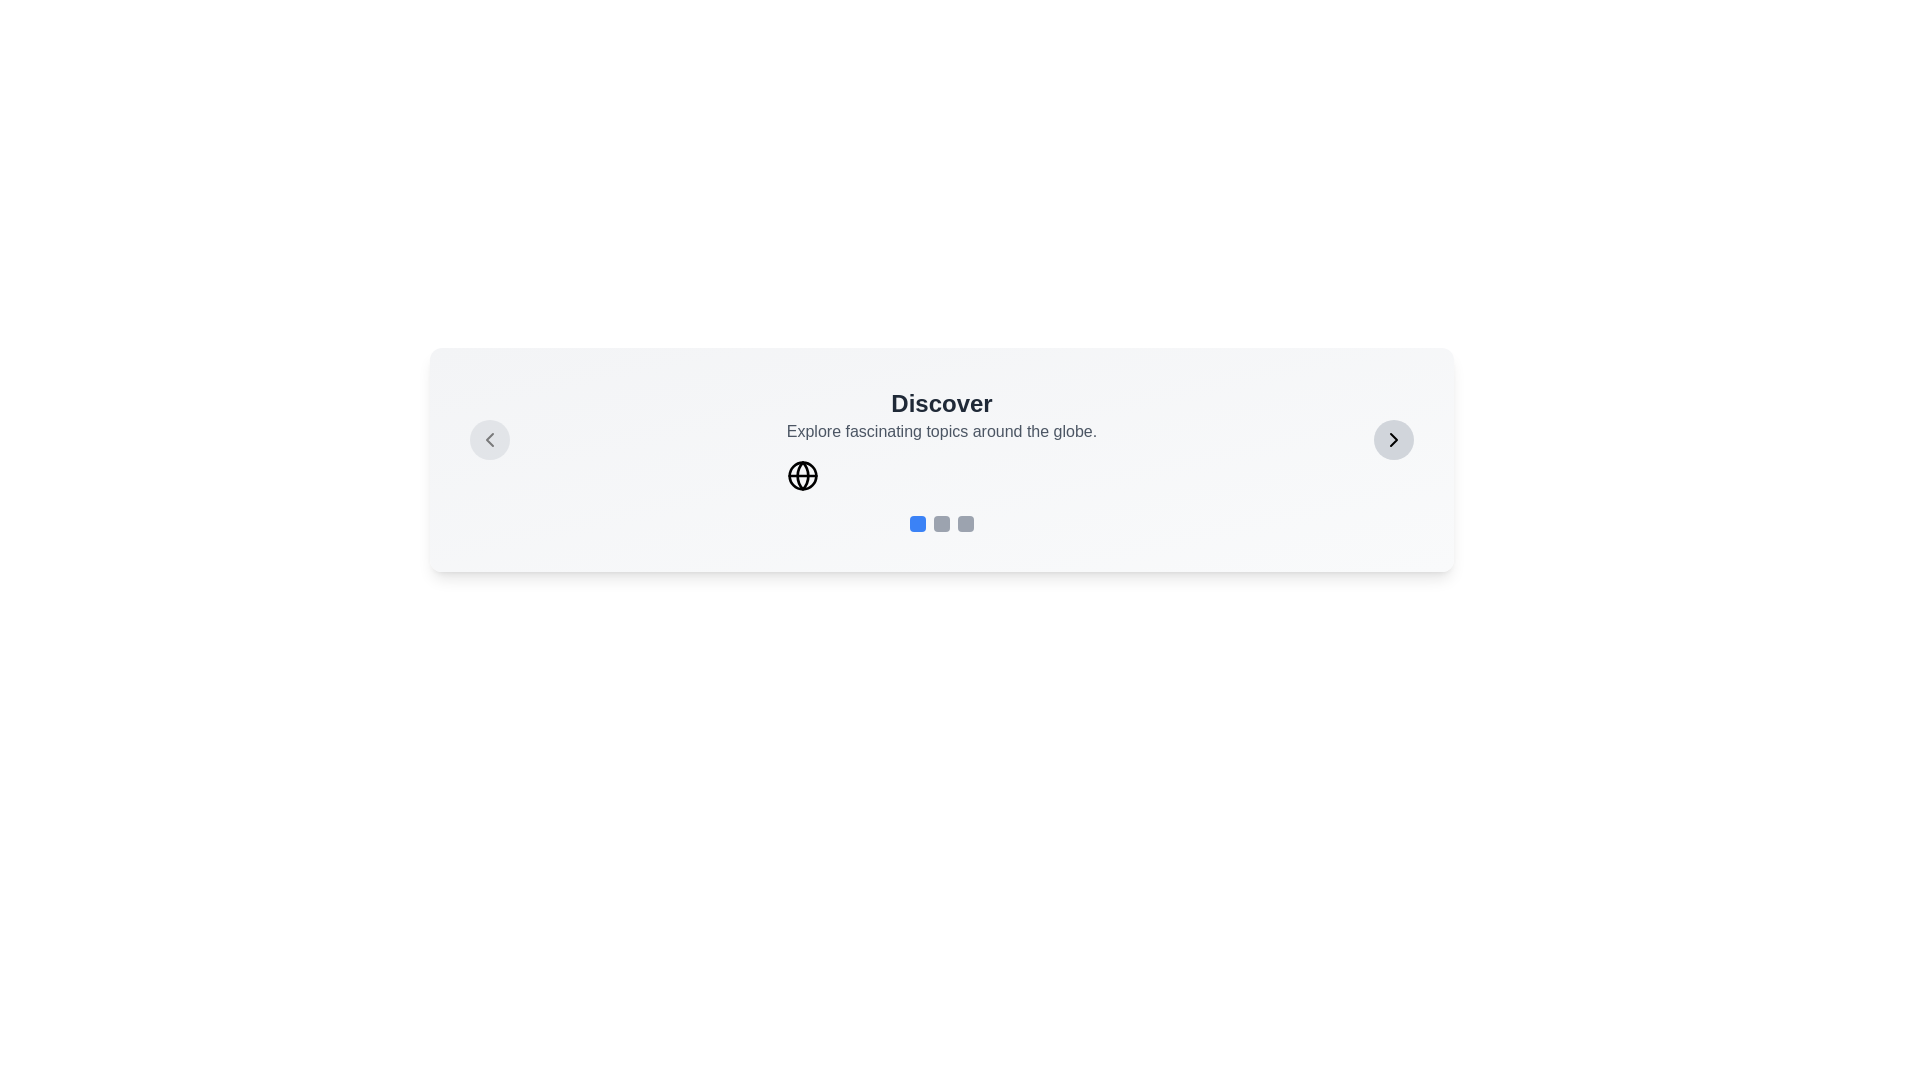 The height and width of the screenshot is (1080, 1920). Describe the element at coordinates (940, 523) in the screenshot. I see `the Pagination indicator (dots)` at that location.